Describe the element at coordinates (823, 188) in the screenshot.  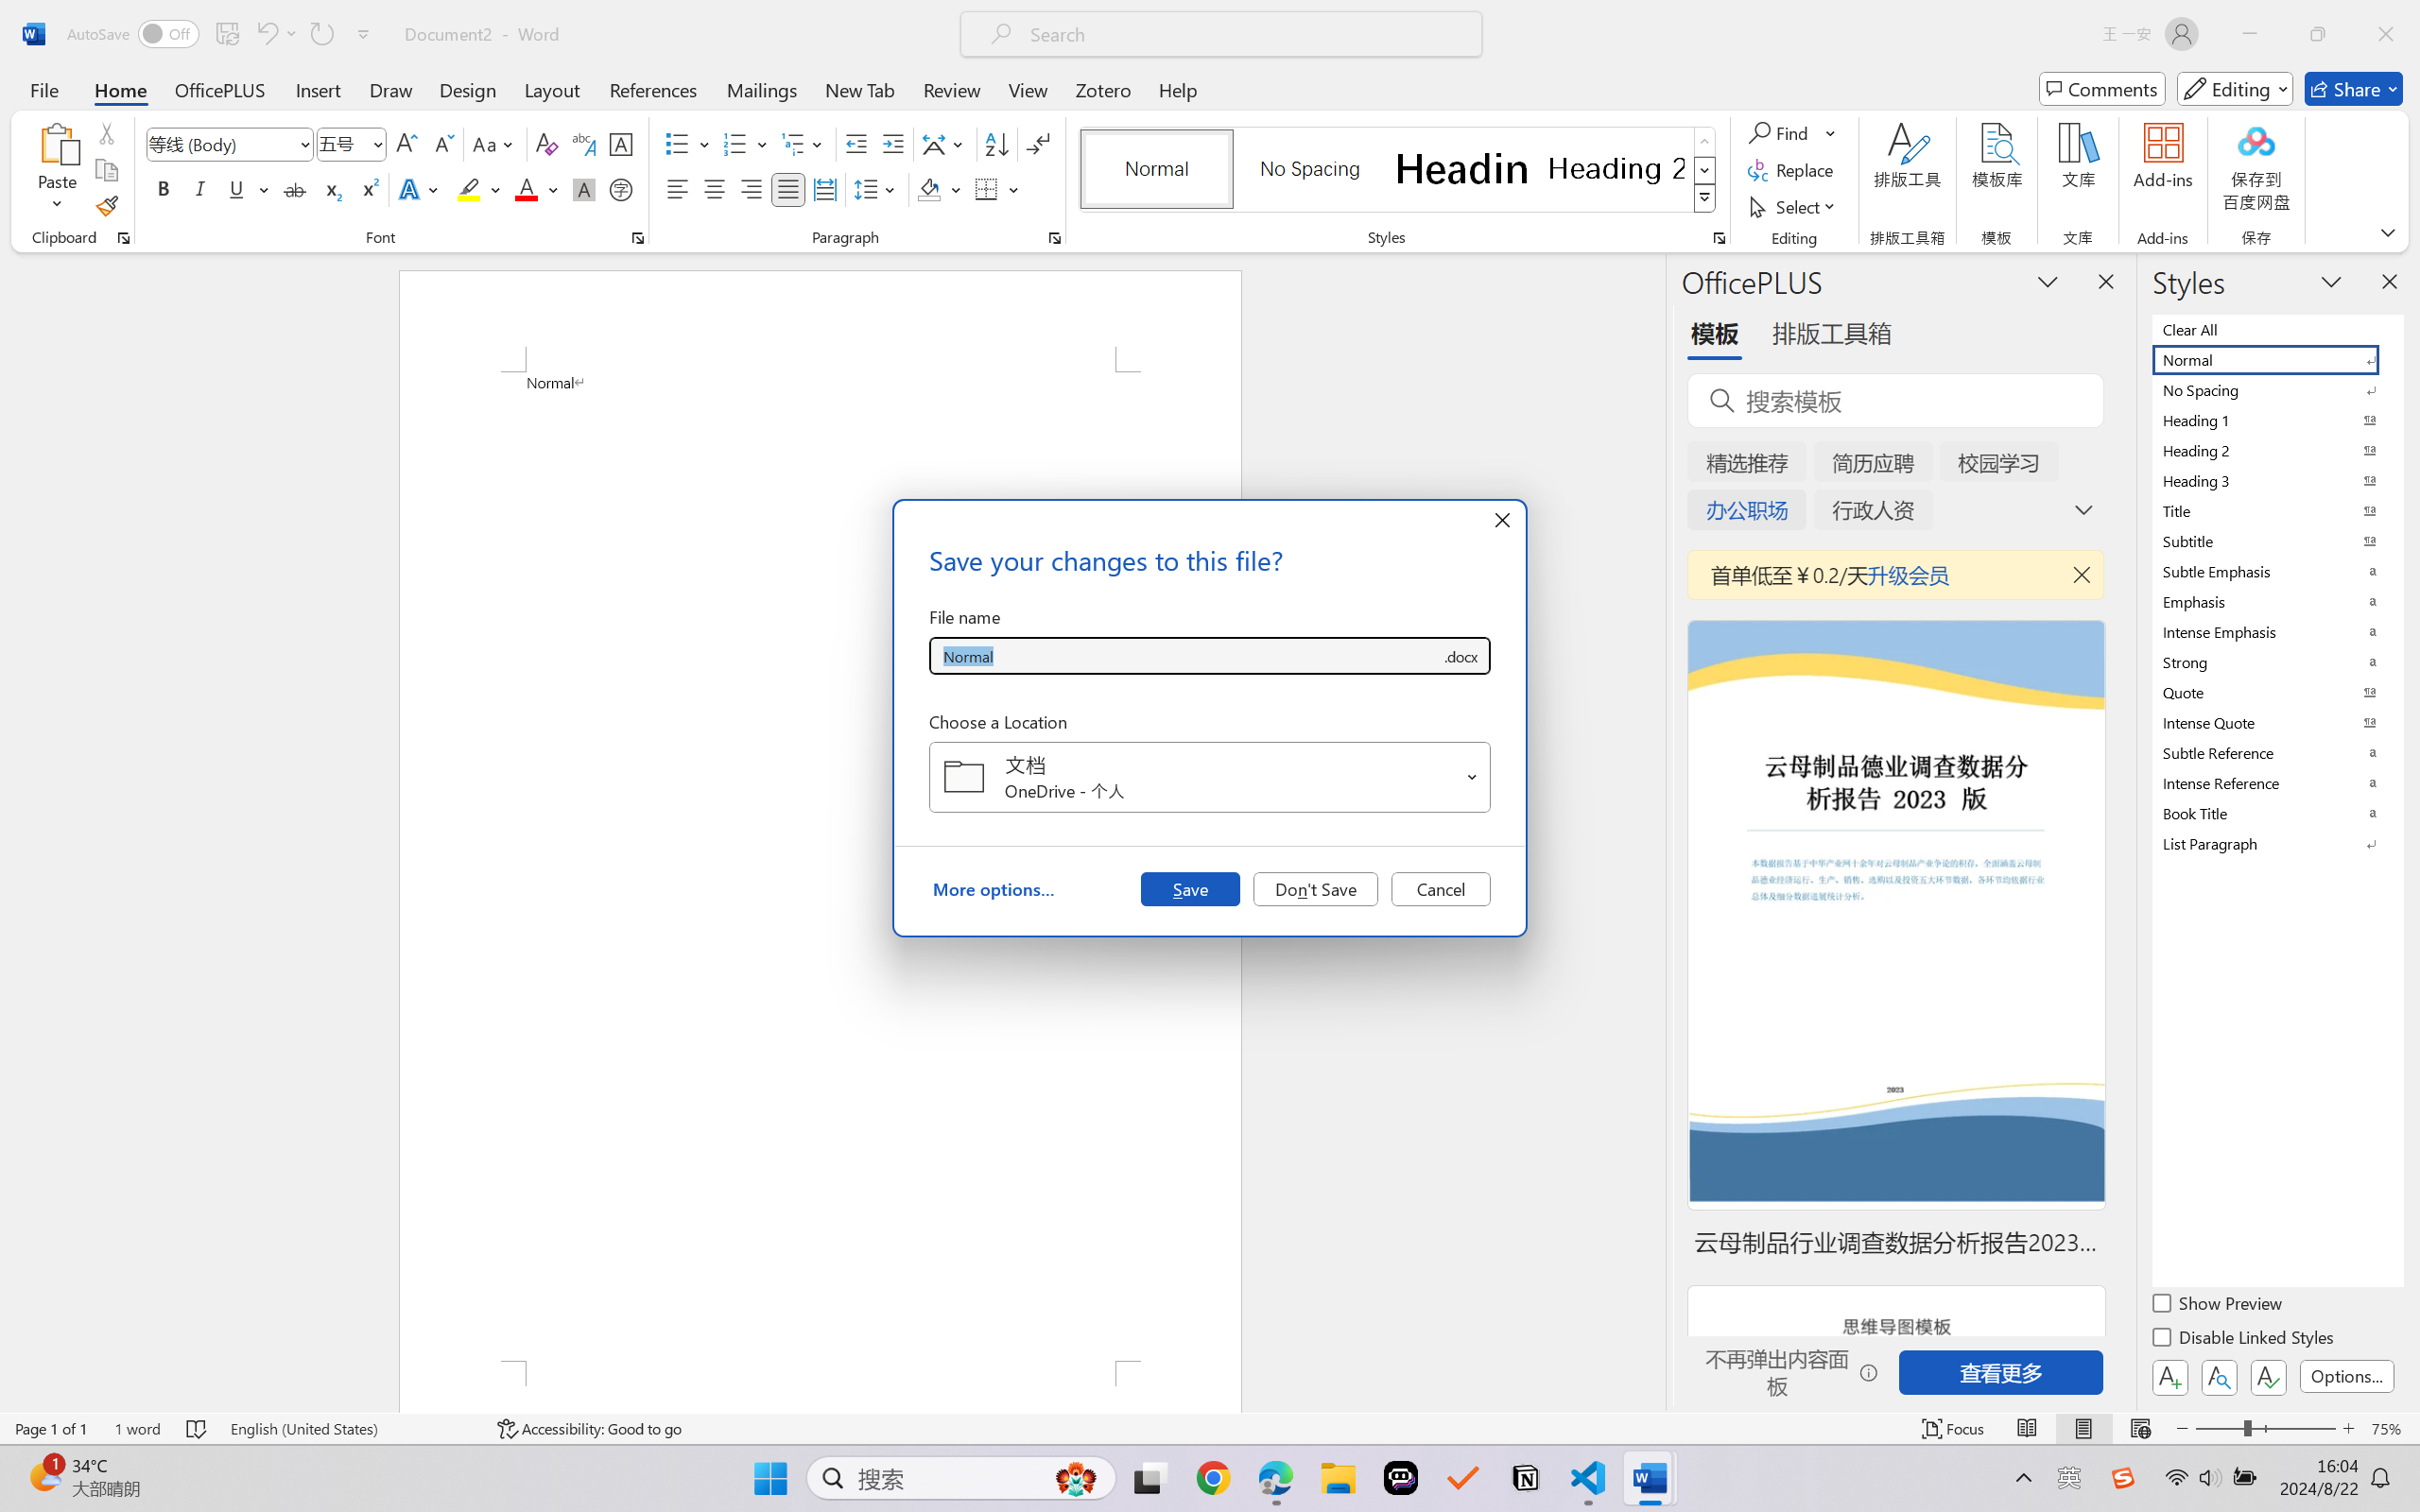
I see `'Distributed'` at that location.